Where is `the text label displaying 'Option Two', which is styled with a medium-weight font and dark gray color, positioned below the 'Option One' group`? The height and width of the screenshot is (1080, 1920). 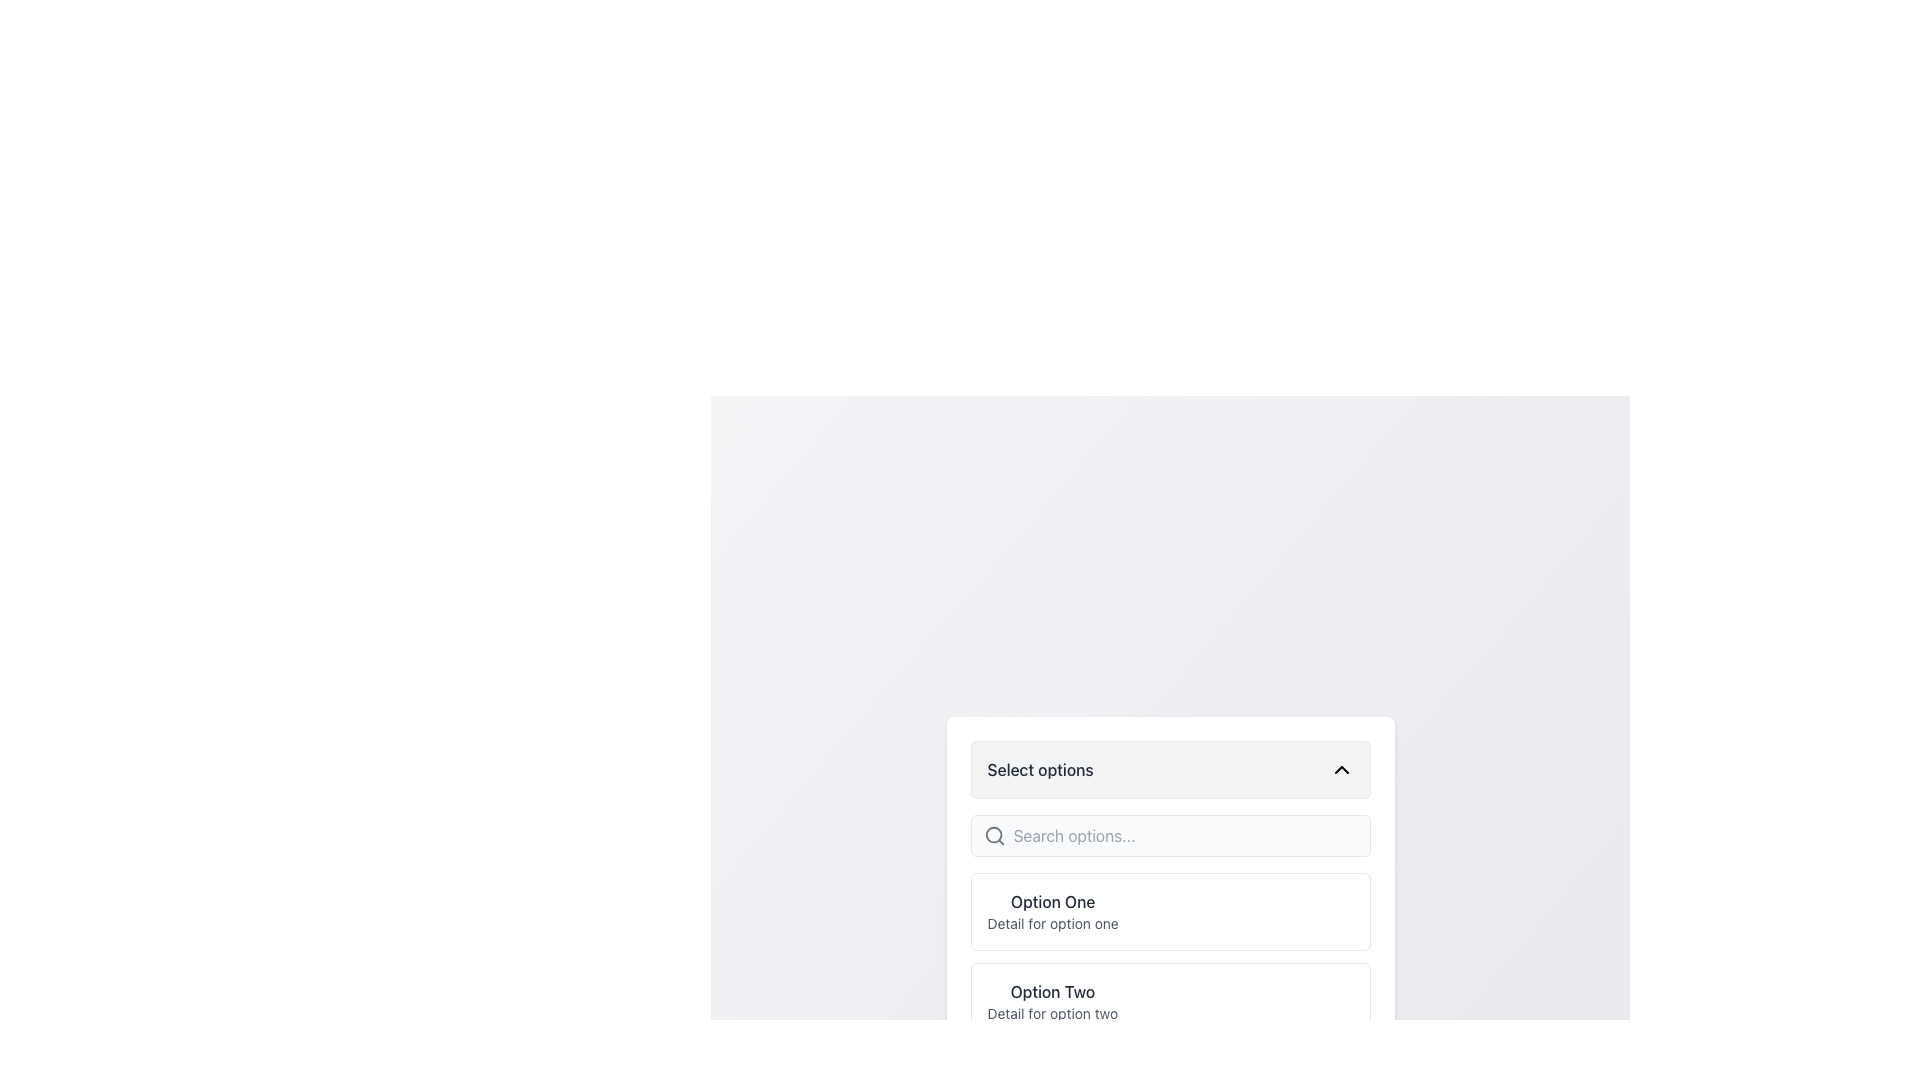 the text label displaying 'Option Two', which is styled with a medium-weight font and dark gray color, positioned below the 'Option One' group is located at coordinates (1051, 991).